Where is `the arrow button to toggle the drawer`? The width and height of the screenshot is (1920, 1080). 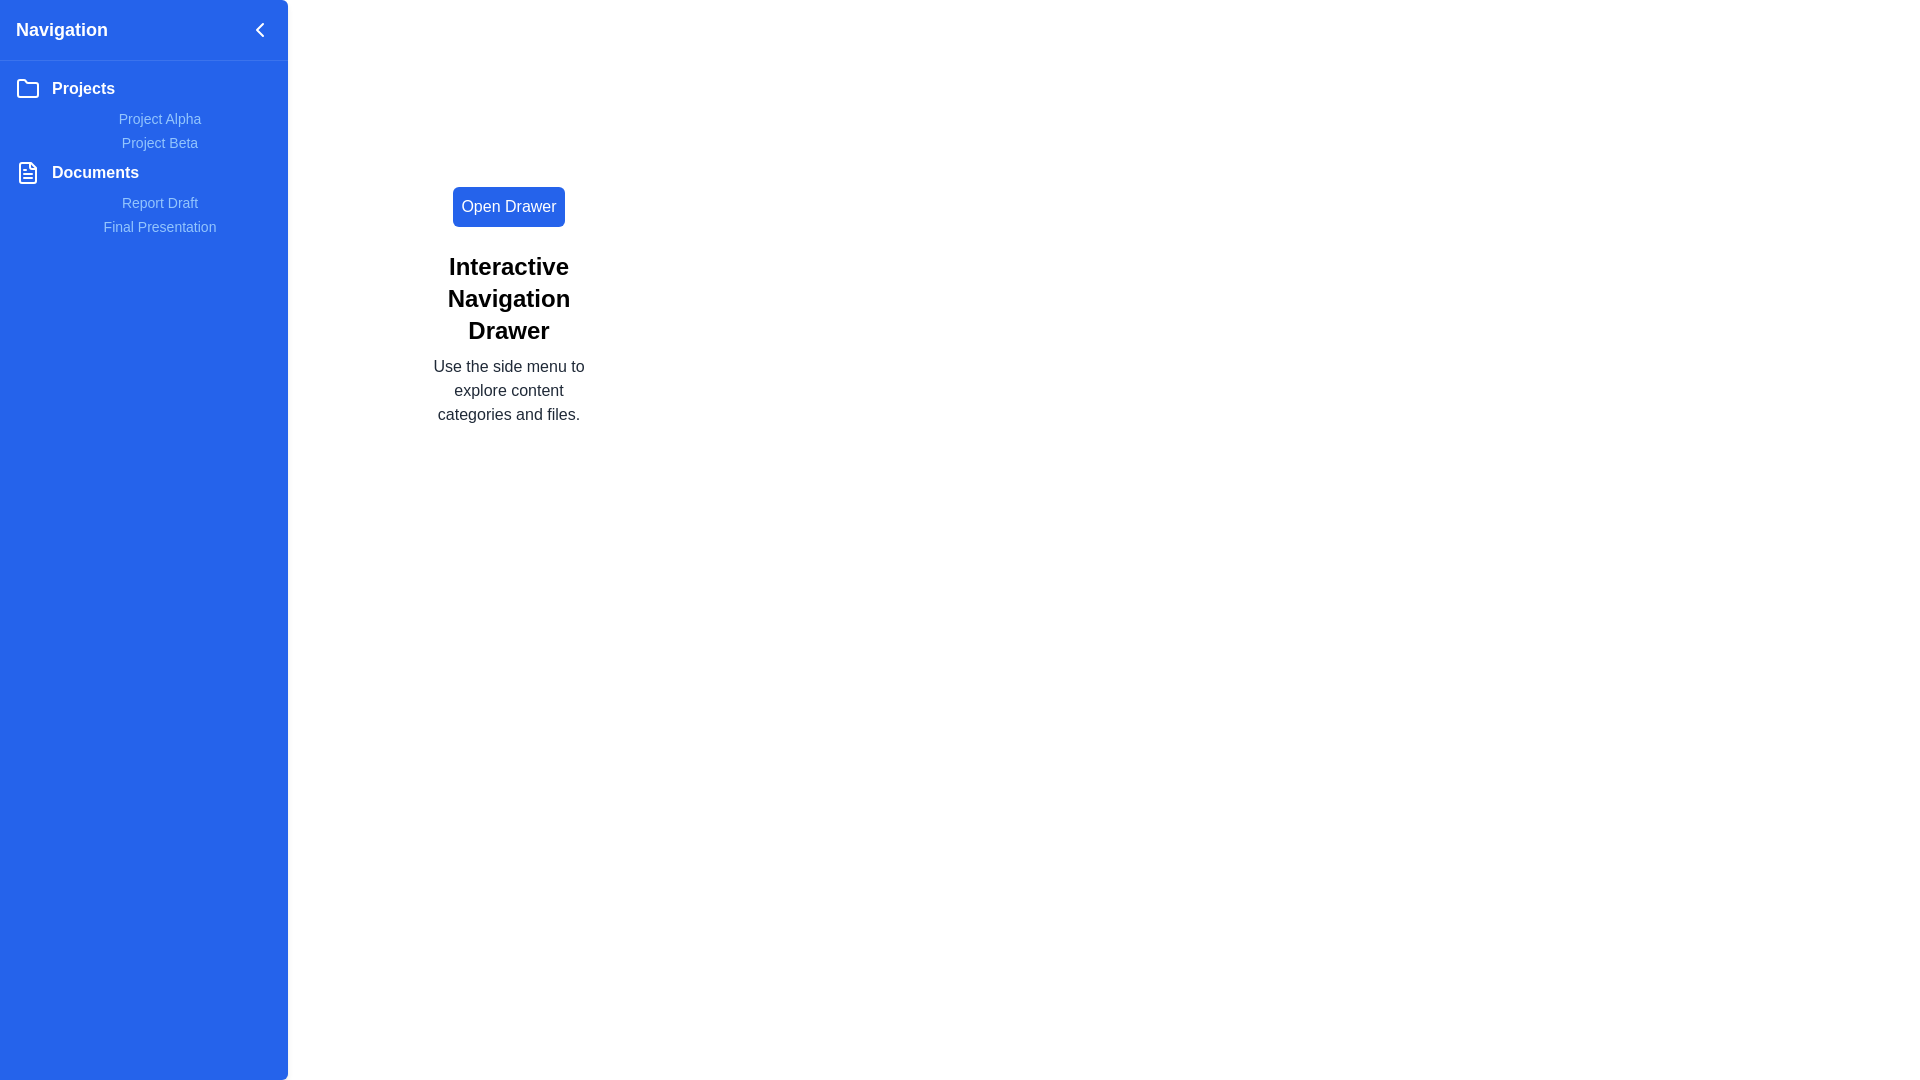
the arrow button to toggle the drawer is located at coordinates (258, 30).